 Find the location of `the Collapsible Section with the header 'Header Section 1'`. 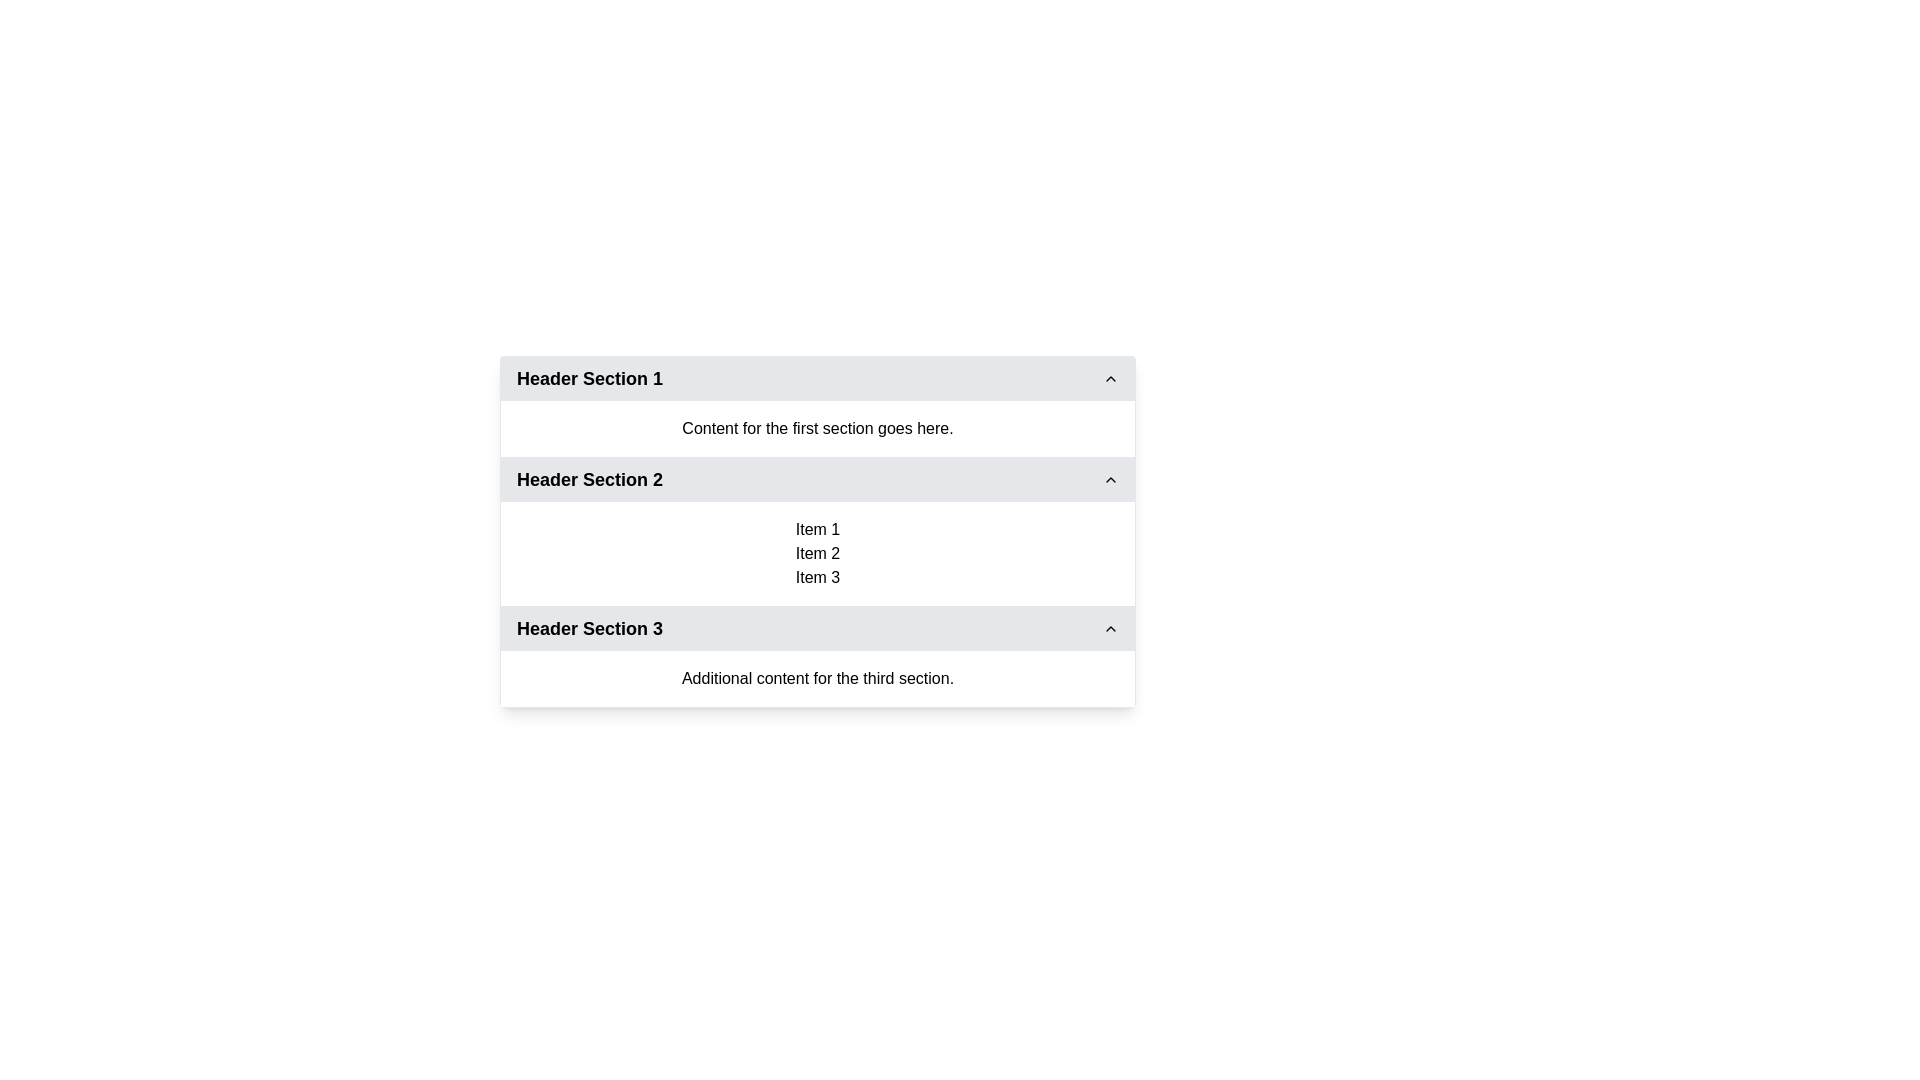

the Collapsible Section with the header 'Header Section 1' is located at coordinates (817, 406).